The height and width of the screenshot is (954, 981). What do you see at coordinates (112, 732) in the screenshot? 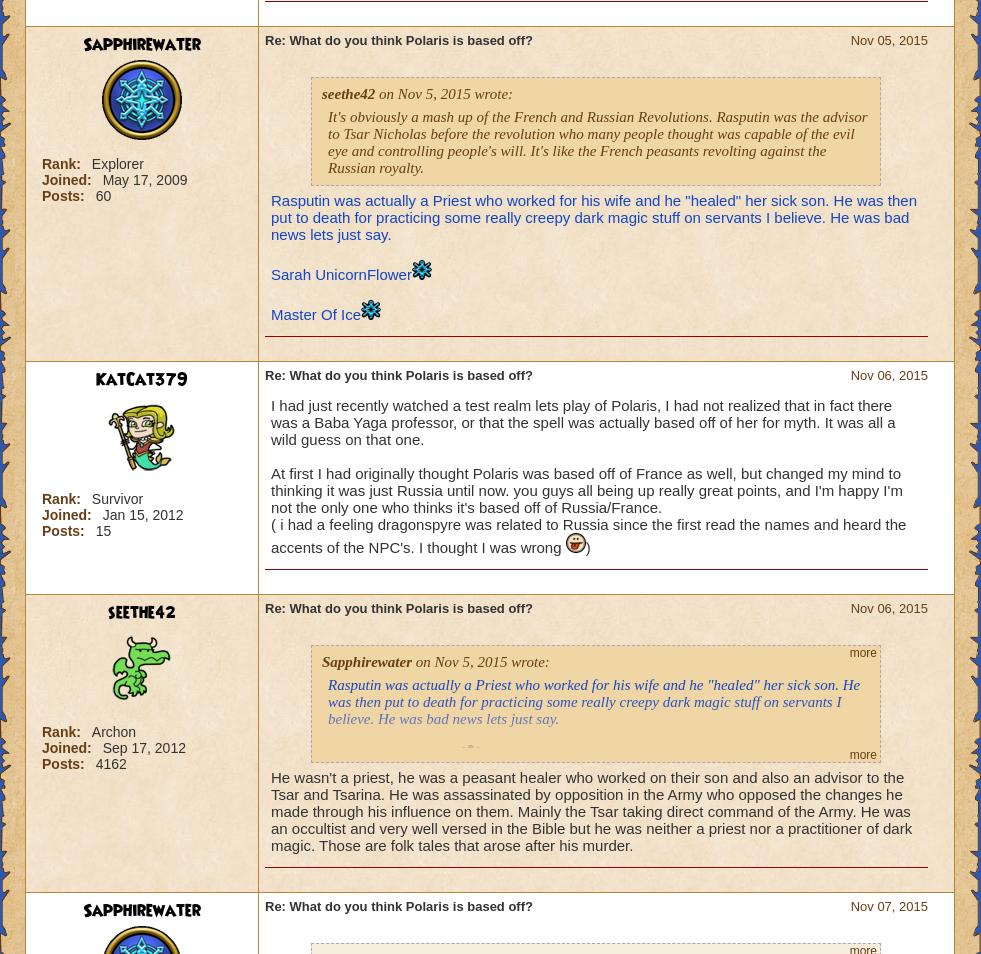
I see `'Archon'` at bounding box center [112, 732].